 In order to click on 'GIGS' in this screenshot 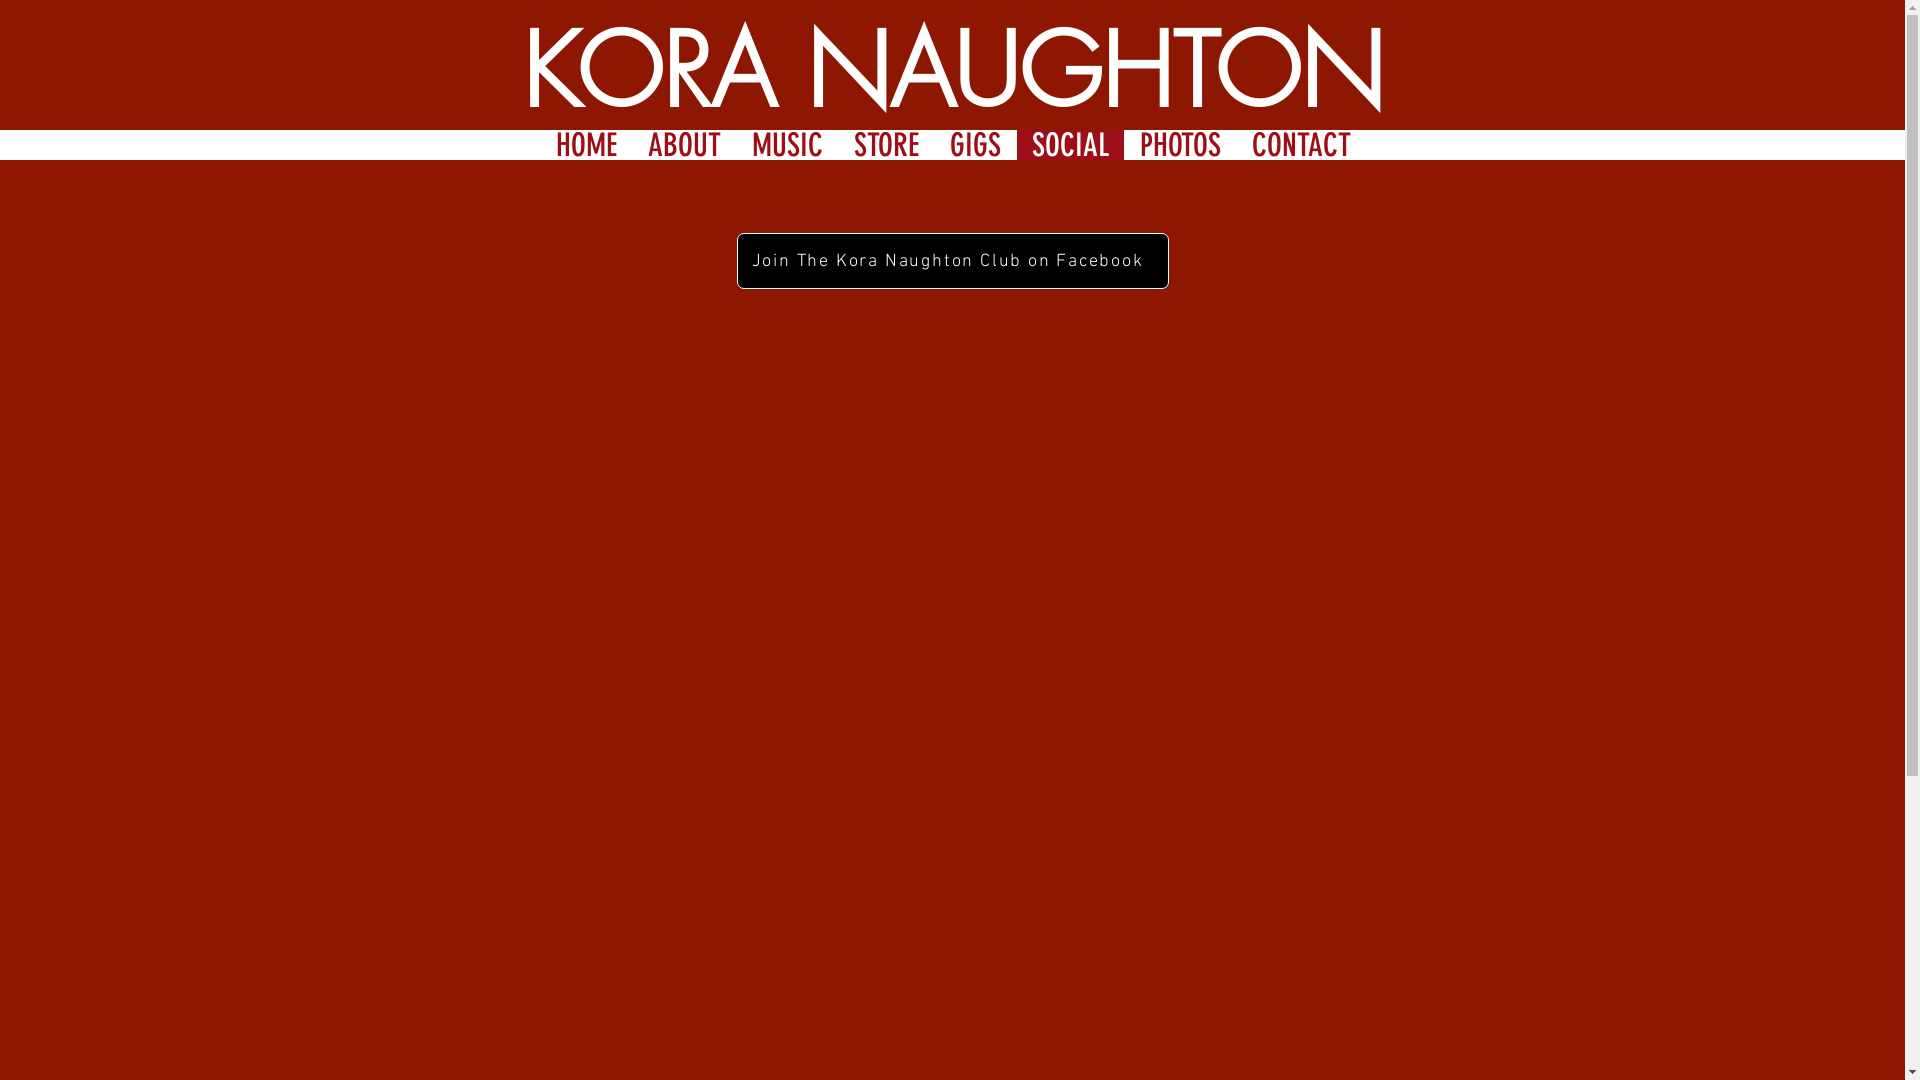, I will do `click(974, 144)`.